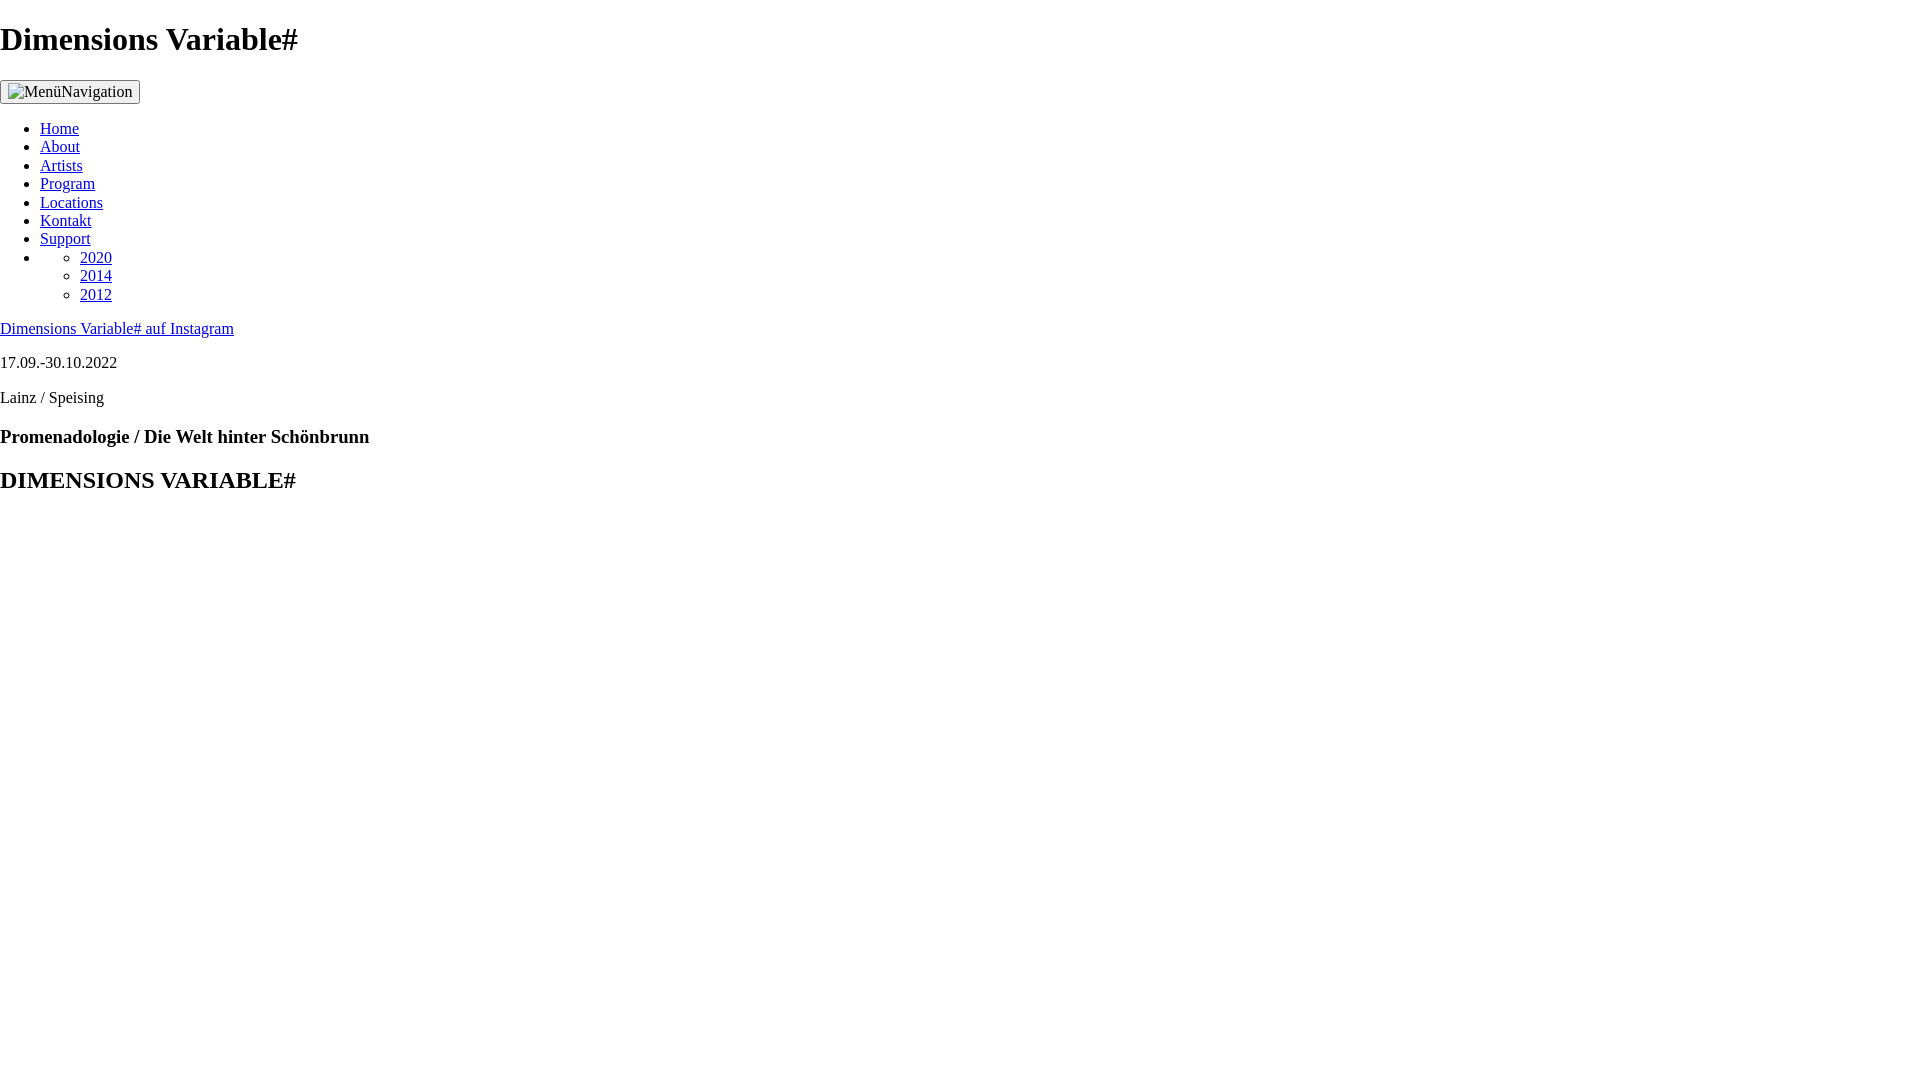 The image size is (1920, 1080). I want to click on 'Dimensions Variable# auf Instagram', so click(115, 327).